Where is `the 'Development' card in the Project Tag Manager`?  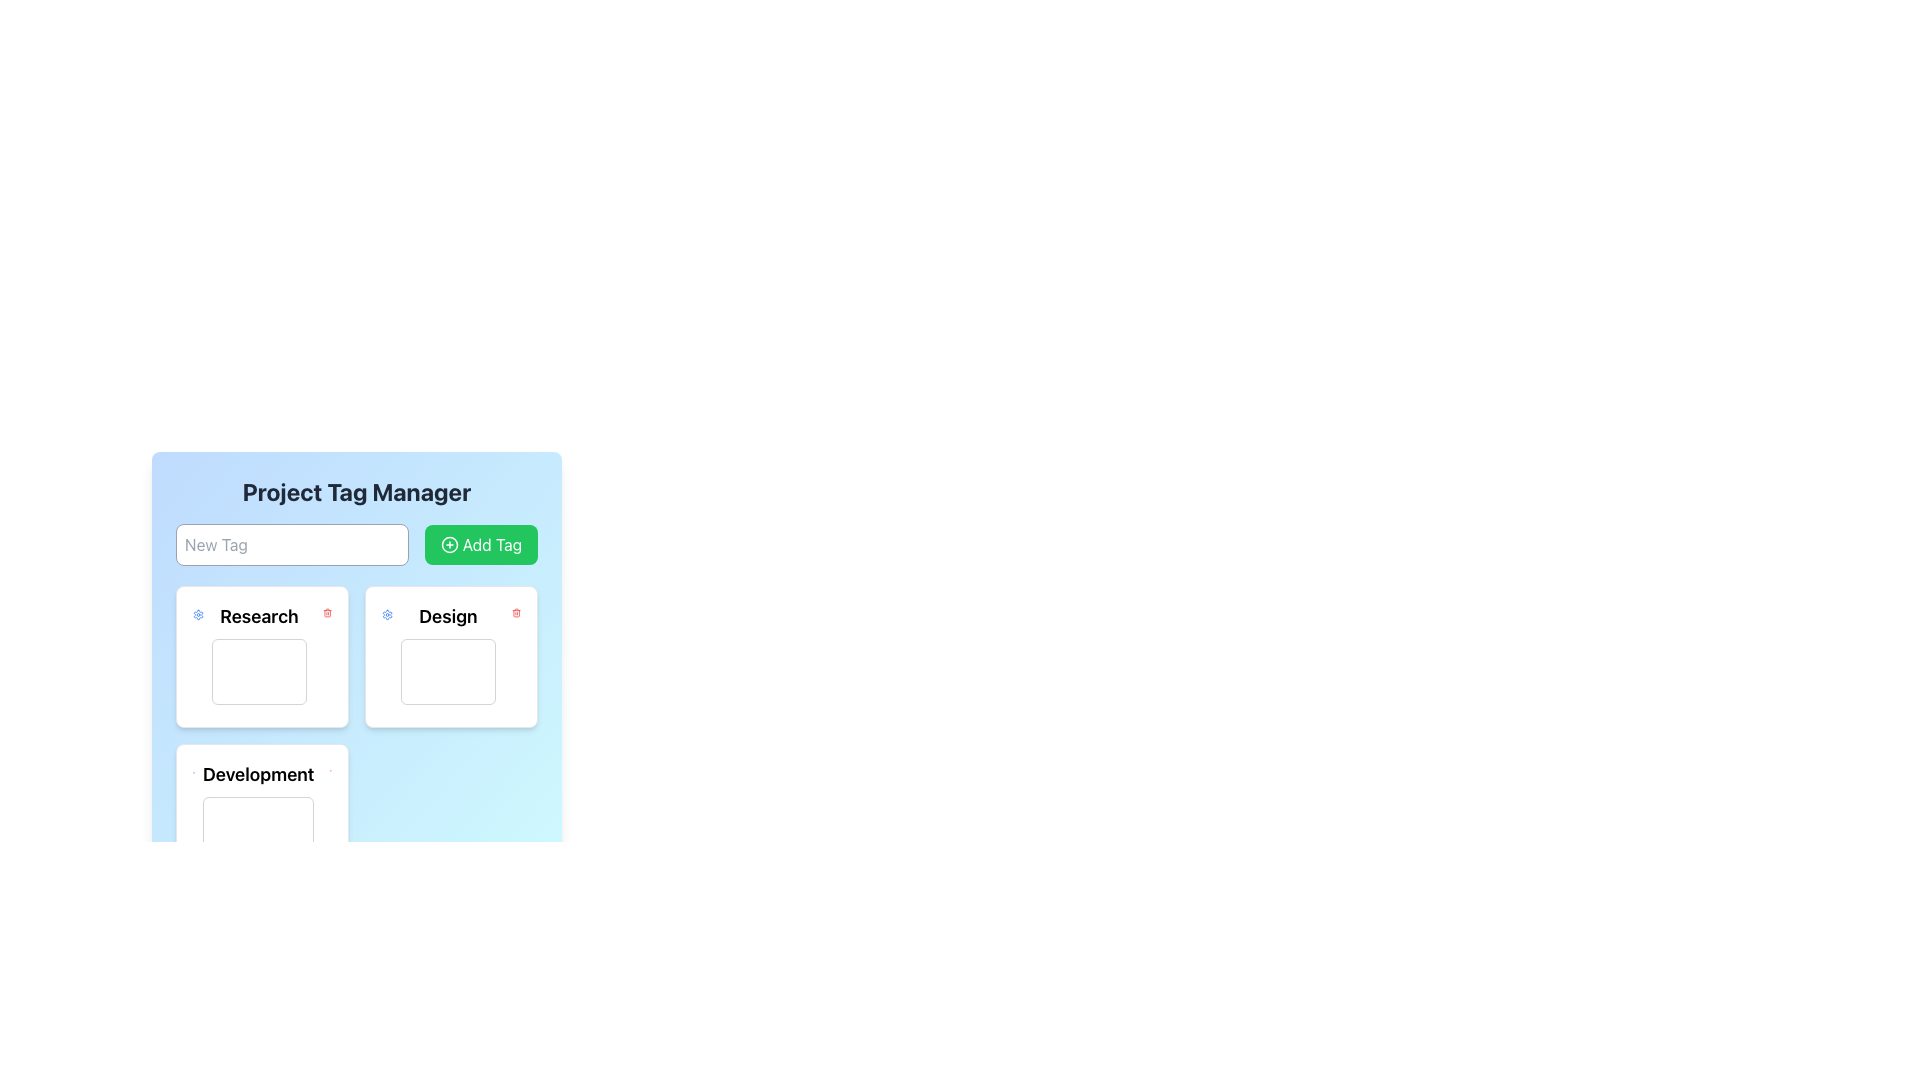 the 'Development' card in the Project Tag Manager is located at coordinates (261, 814).